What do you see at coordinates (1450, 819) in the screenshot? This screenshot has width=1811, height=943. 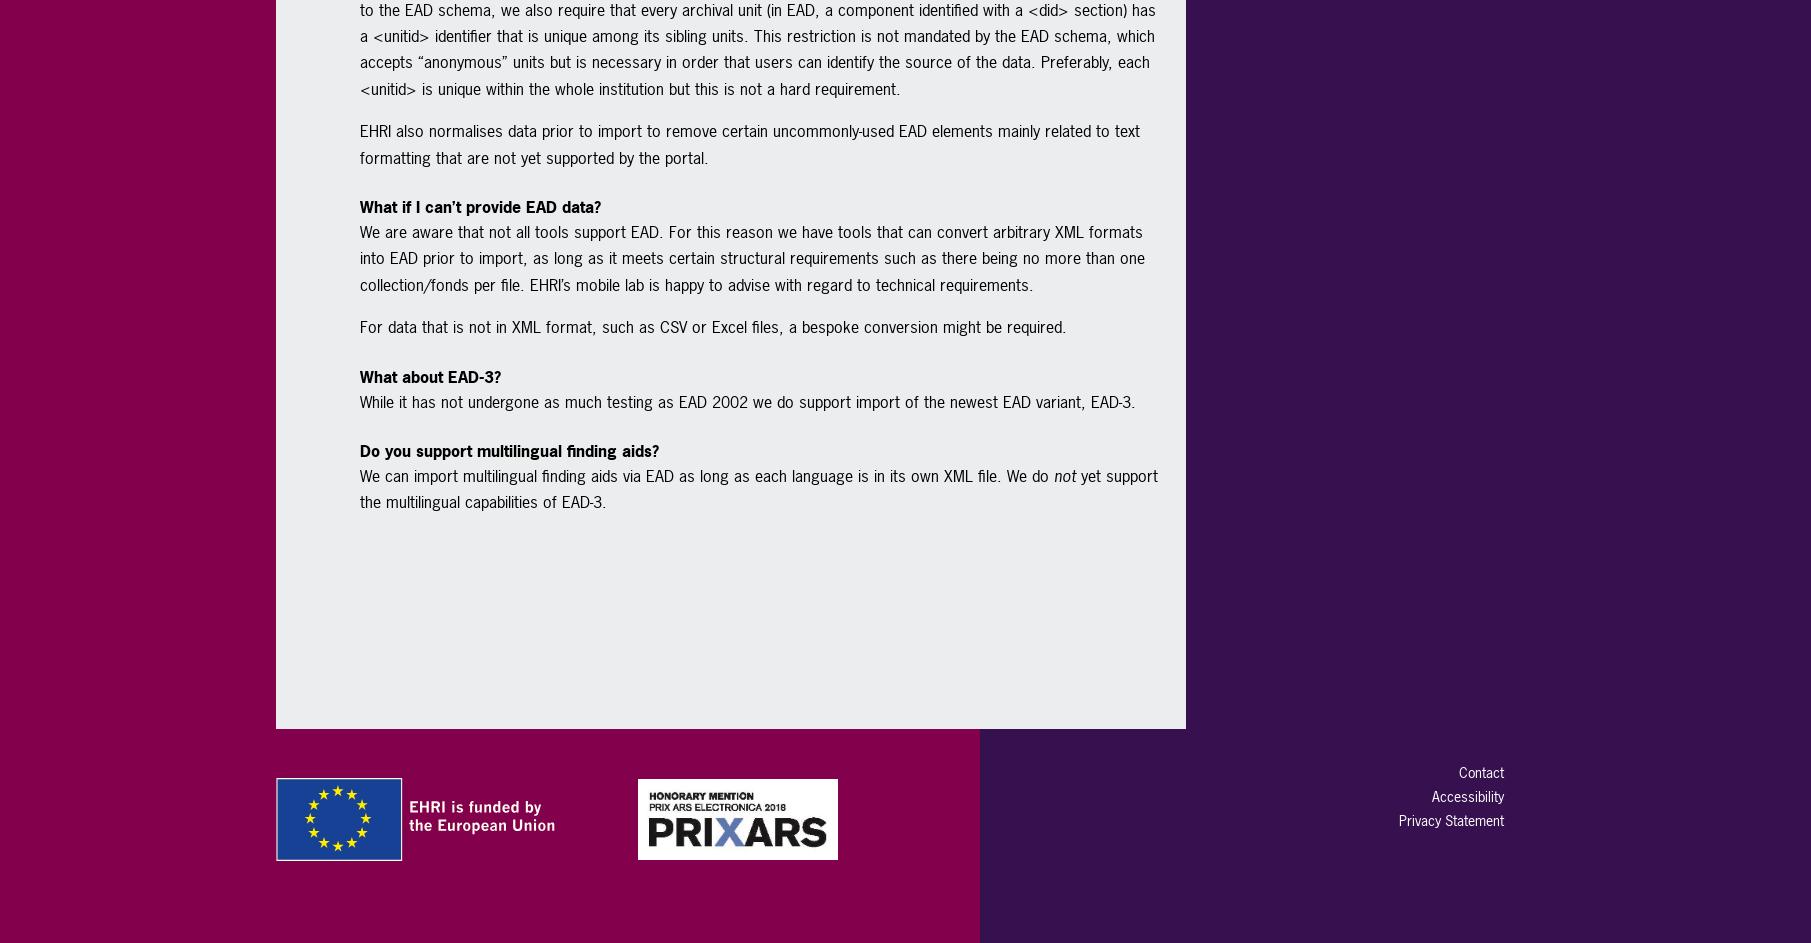 I see `'Privacy Statement'` at bounding box center [1450, 819].